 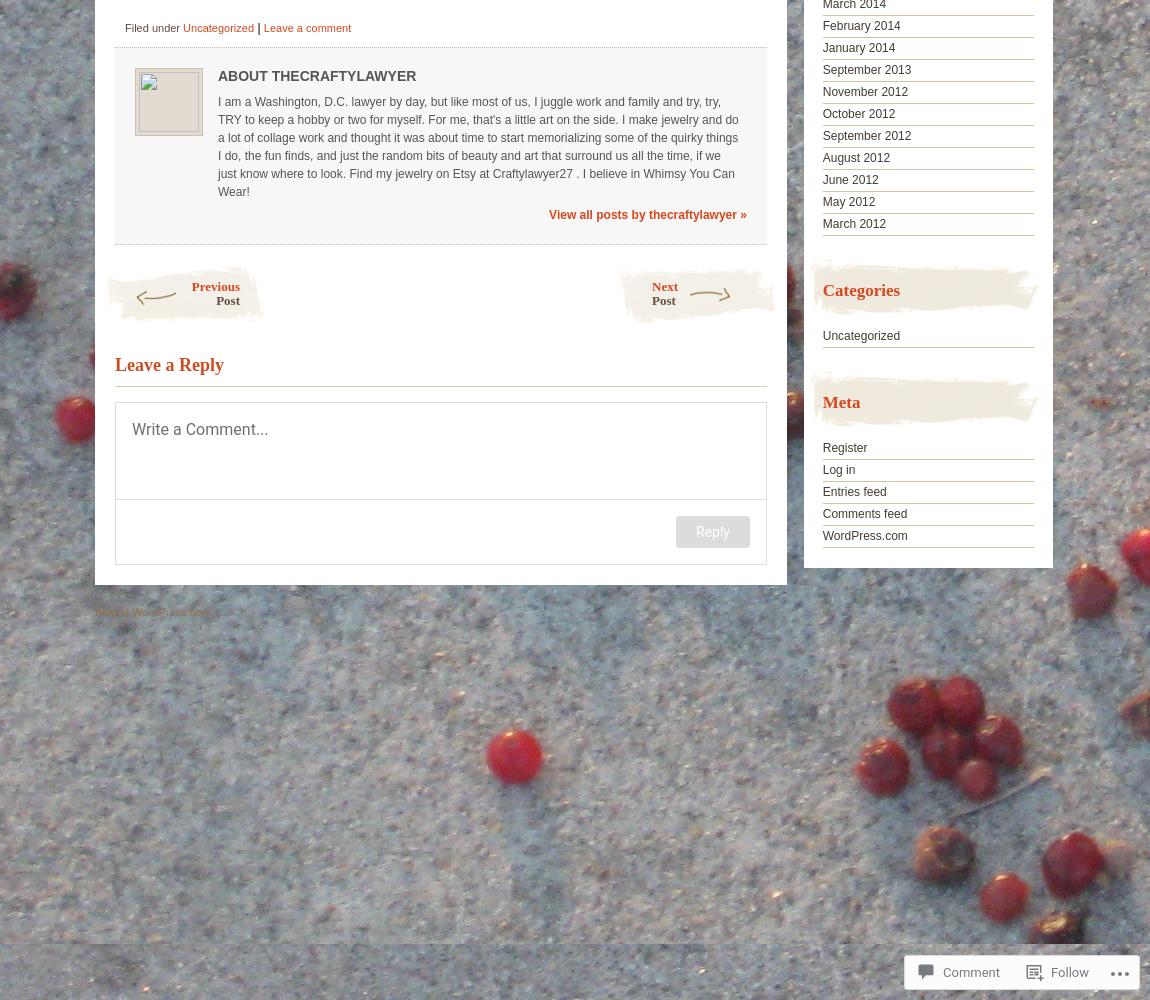 What do you see at coordinates (478, 147) in the screenshot?
I see `'I am a Washington, D.C. lawyer by day, but like most of us, I juggle work and family and try, try, TRY to keep a hobby or two for myself.  For me, that's a little art on the side.  I make jewelry and do a lot of collage work and thought it was about time to start memorializing some of the quirky things I do, the fun finds, and just the random bits of beauty and art that surround us all the time, if we just know where to look.  Find my jewelry on Etsy at Craftylawyer27 .  I believe in Whimsy You Can Wear!'` at bounding box center [478, 147].